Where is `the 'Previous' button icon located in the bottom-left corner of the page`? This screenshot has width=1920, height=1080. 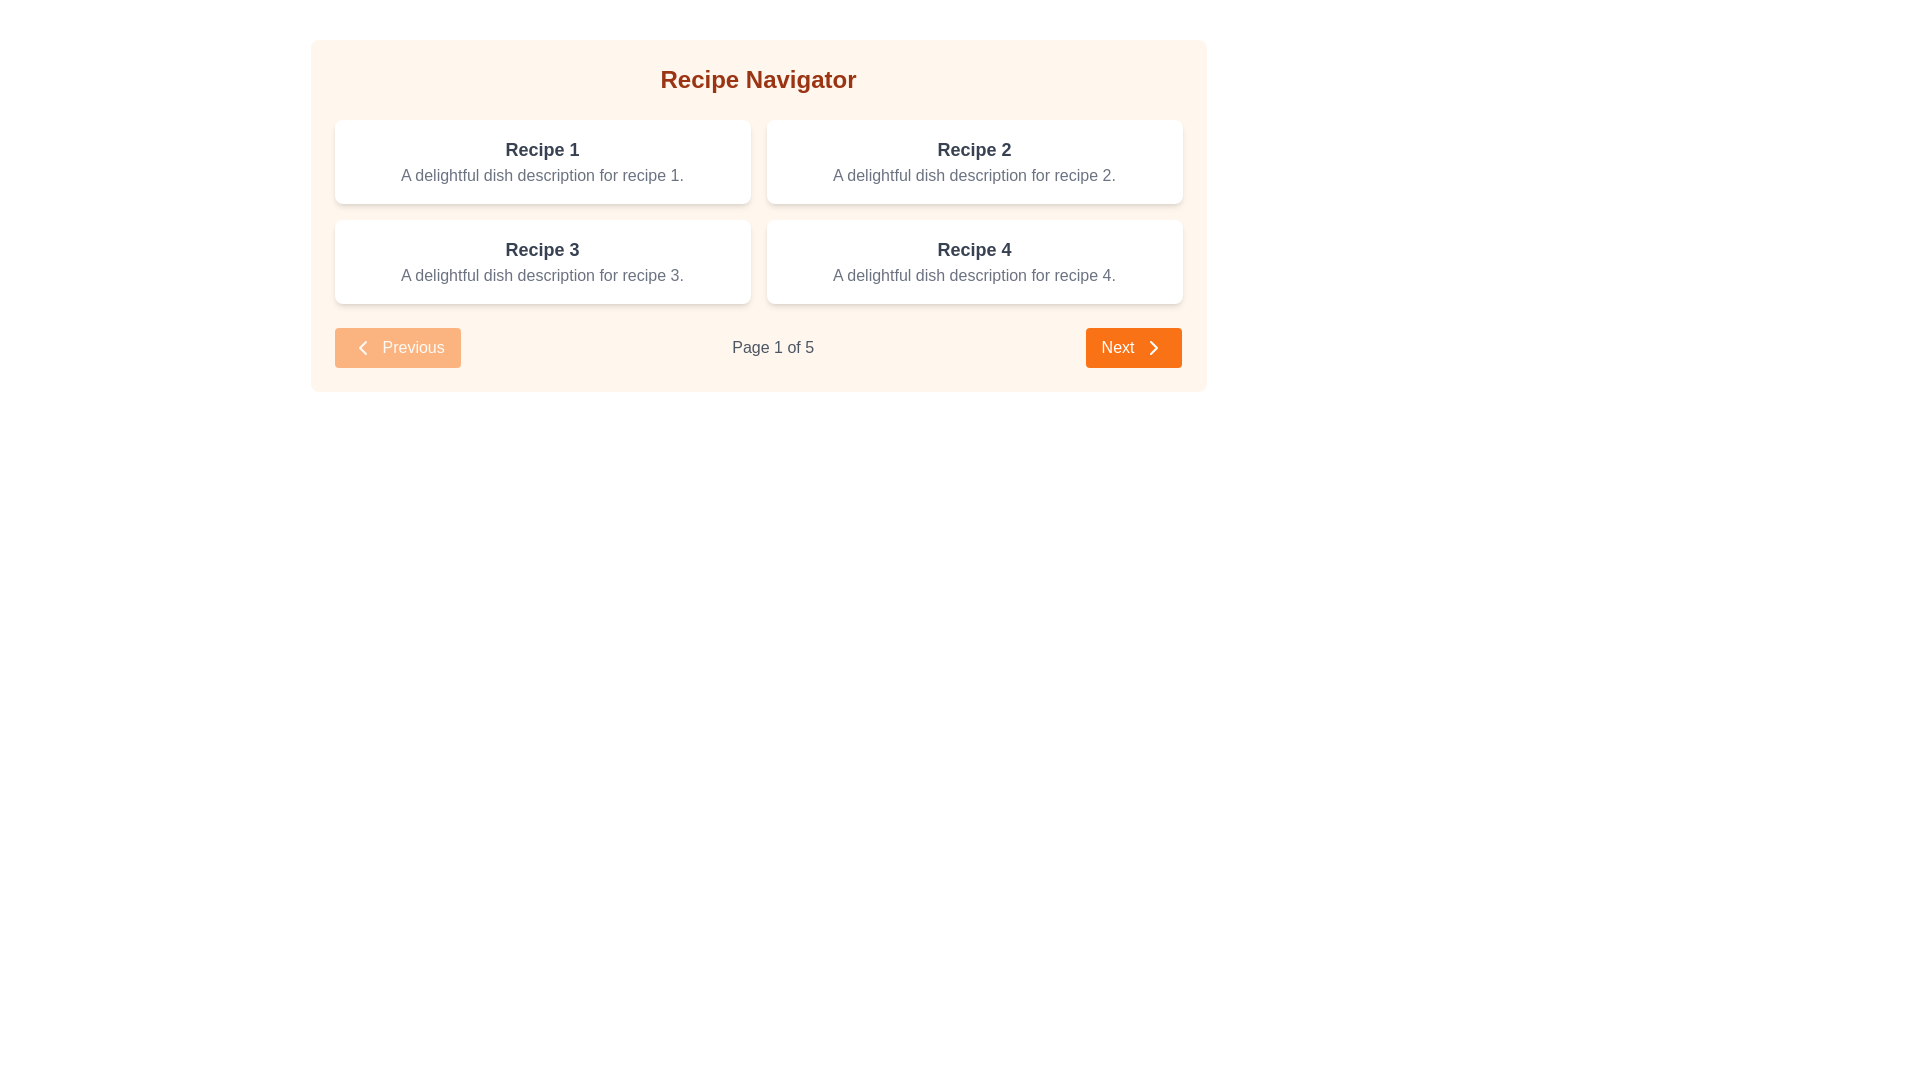 the 'Previous' button icon located in the bottom-left corner of the page is located at coordinates (362, 346).